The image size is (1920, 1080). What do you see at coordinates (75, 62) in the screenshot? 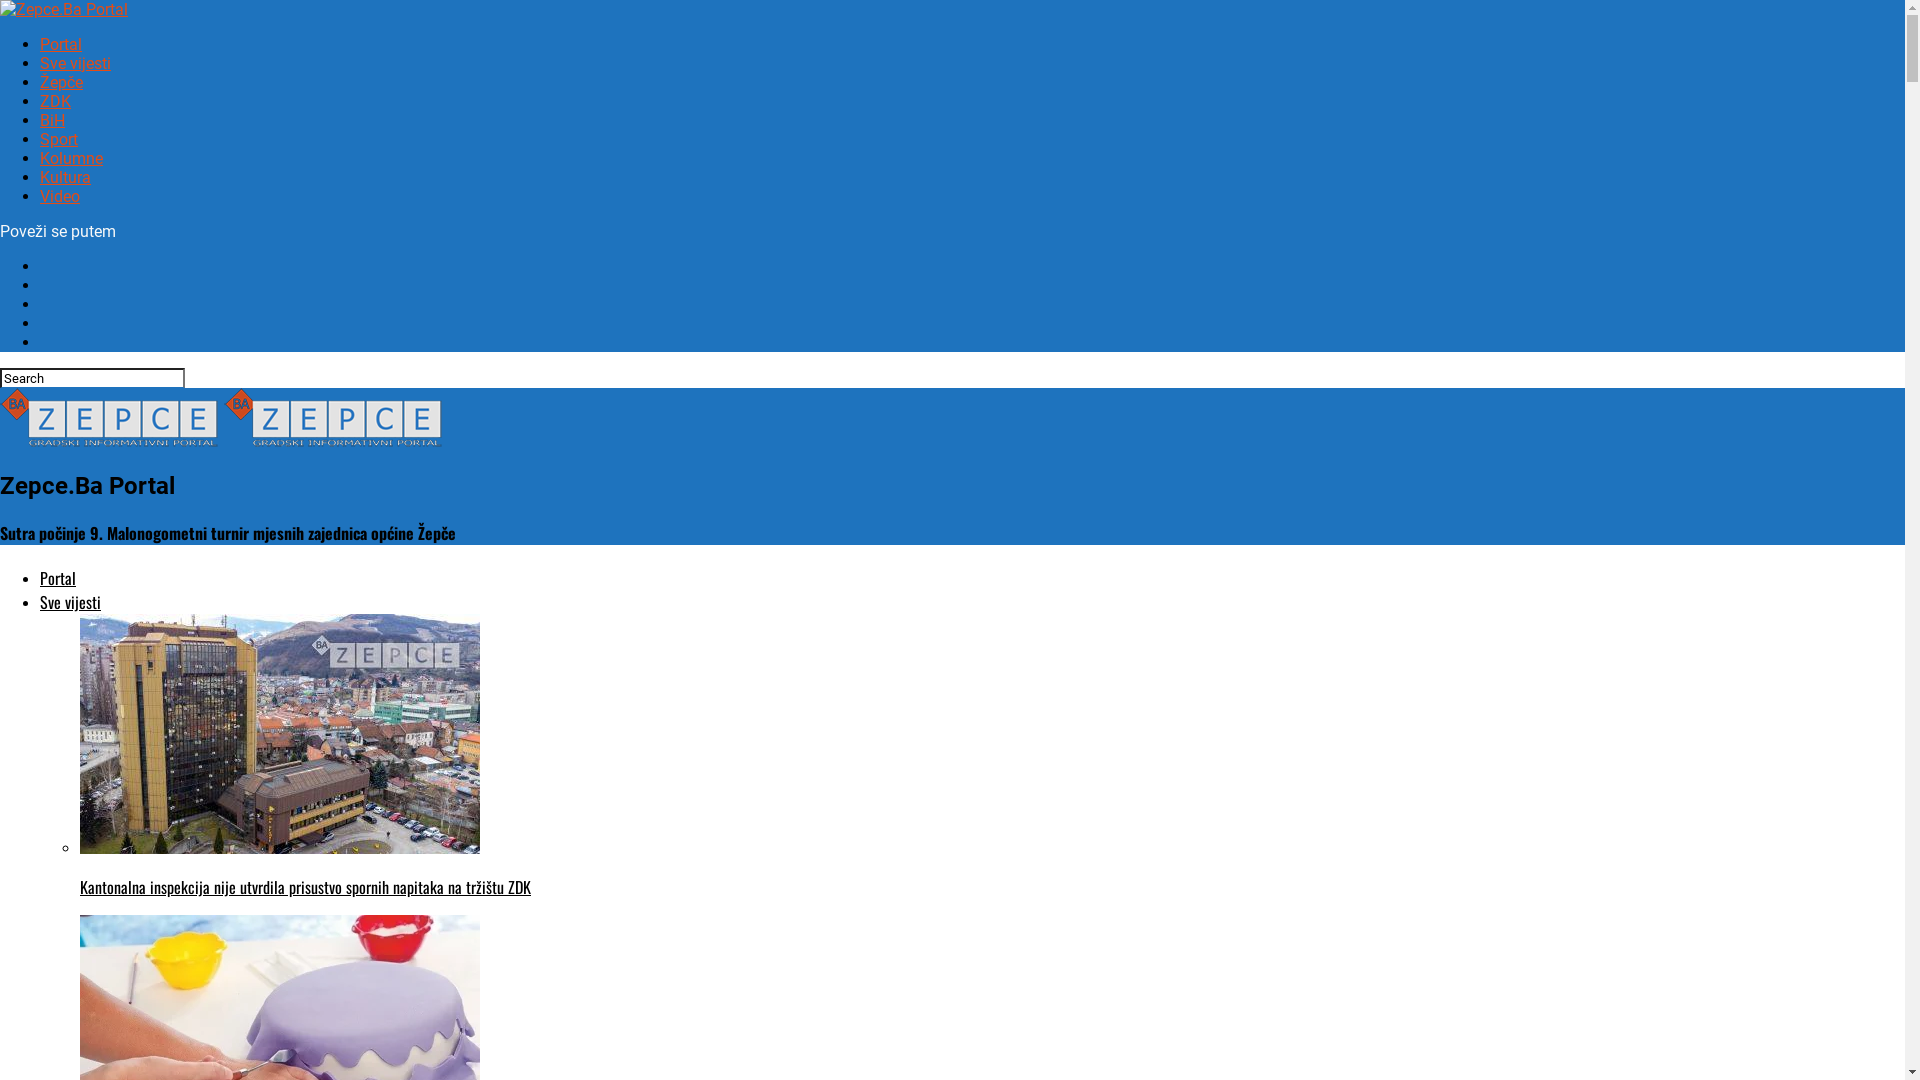
I see `'Sve vijesti'` at bounding box center [75, 62].